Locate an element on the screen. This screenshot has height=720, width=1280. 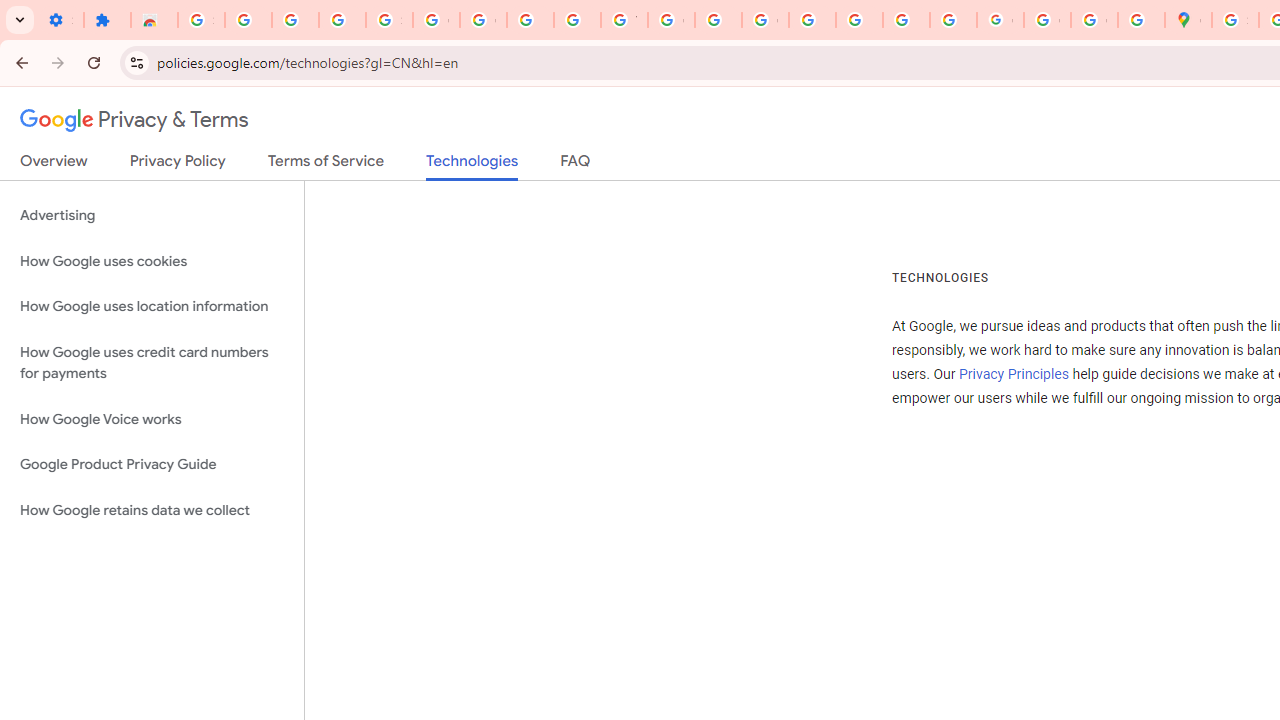
'How Google uses cookies' is located at coordinates (151, 260).